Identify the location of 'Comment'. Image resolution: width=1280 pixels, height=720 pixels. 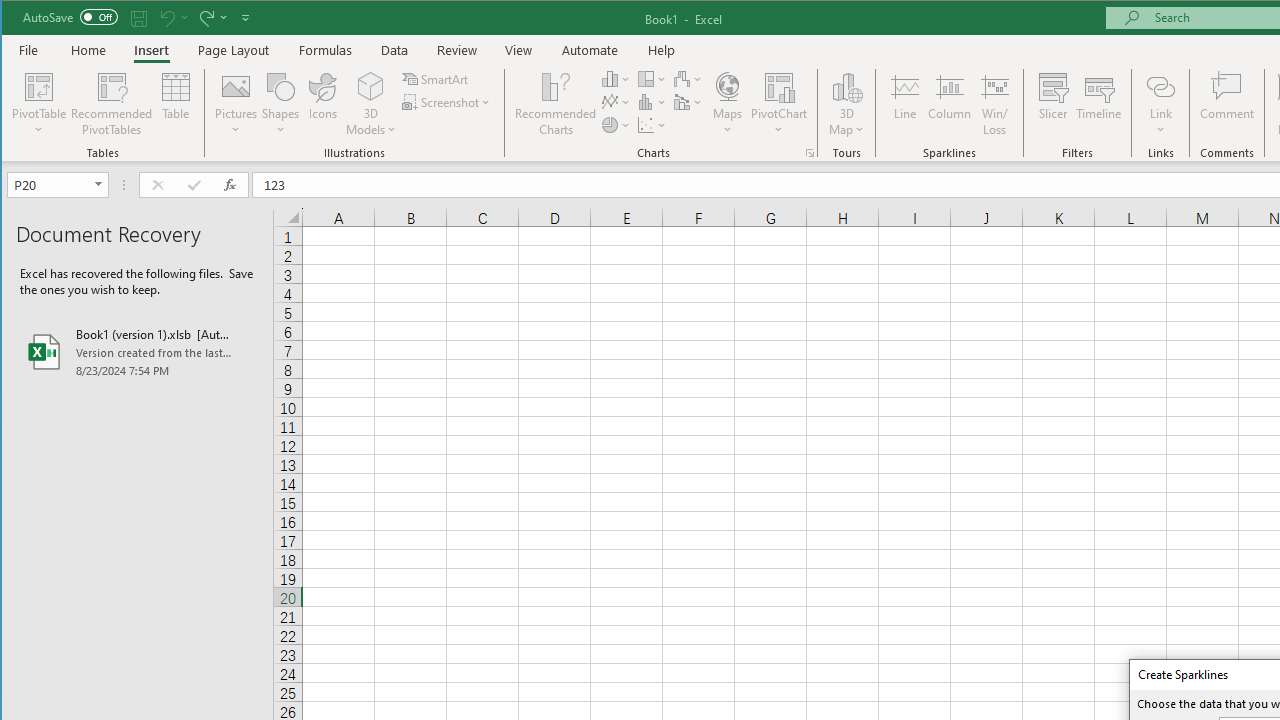
(1226, 104).